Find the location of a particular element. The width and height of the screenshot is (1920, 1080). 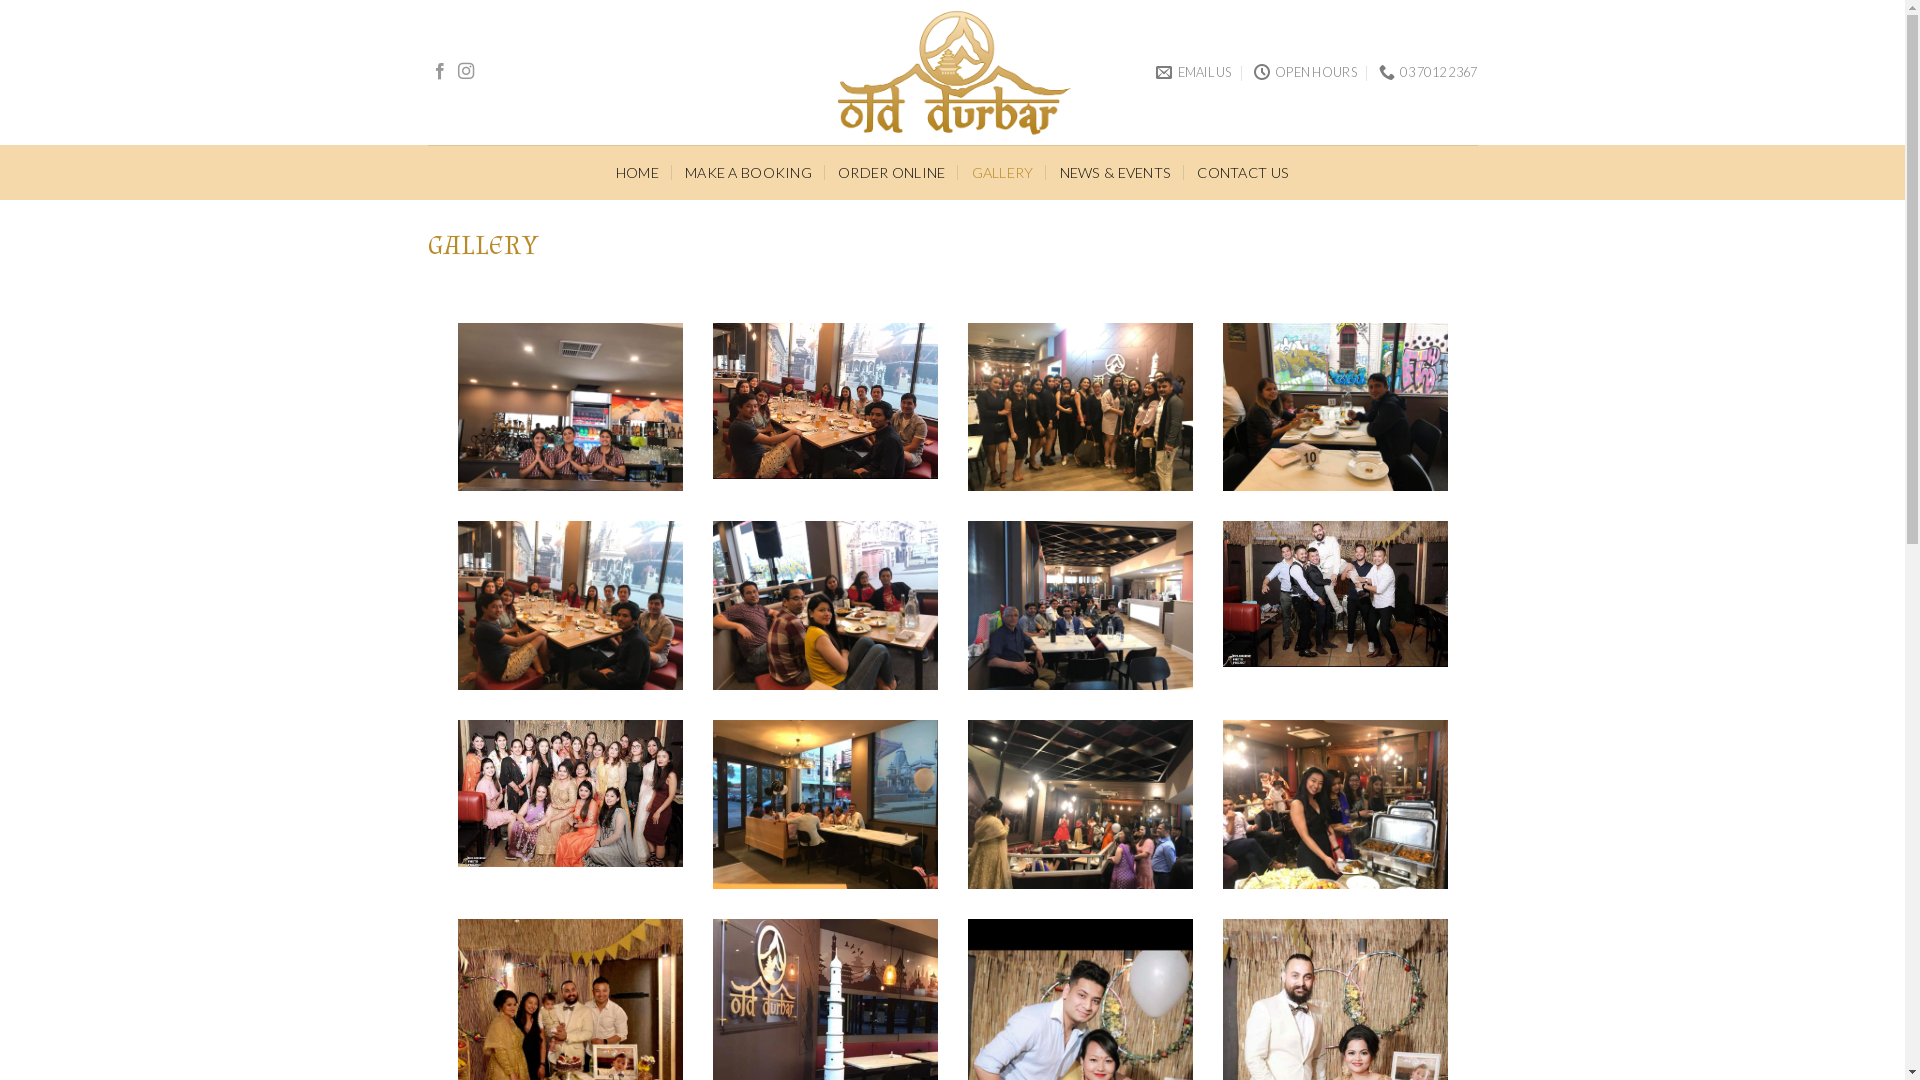

'CONTACT US' is located at coordinates (1242, 171).